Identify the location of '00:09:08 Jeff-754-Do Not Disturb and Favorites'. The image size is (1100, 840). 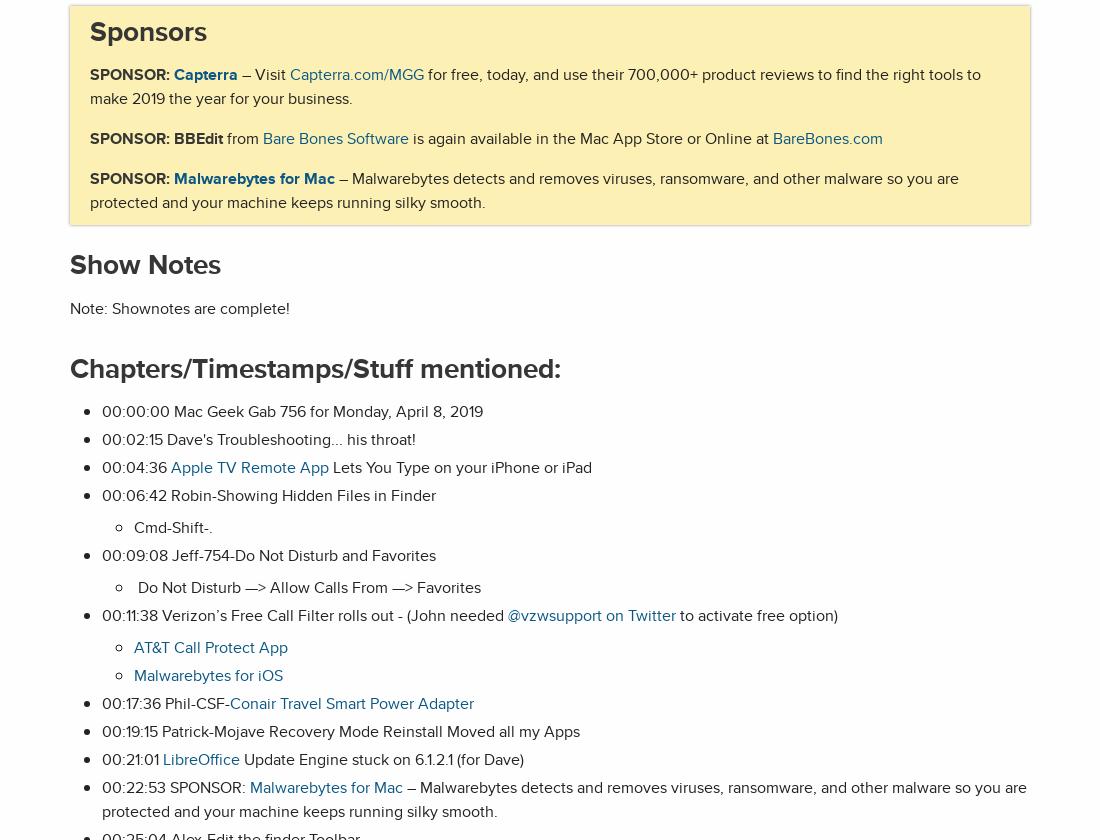
(268, 555).